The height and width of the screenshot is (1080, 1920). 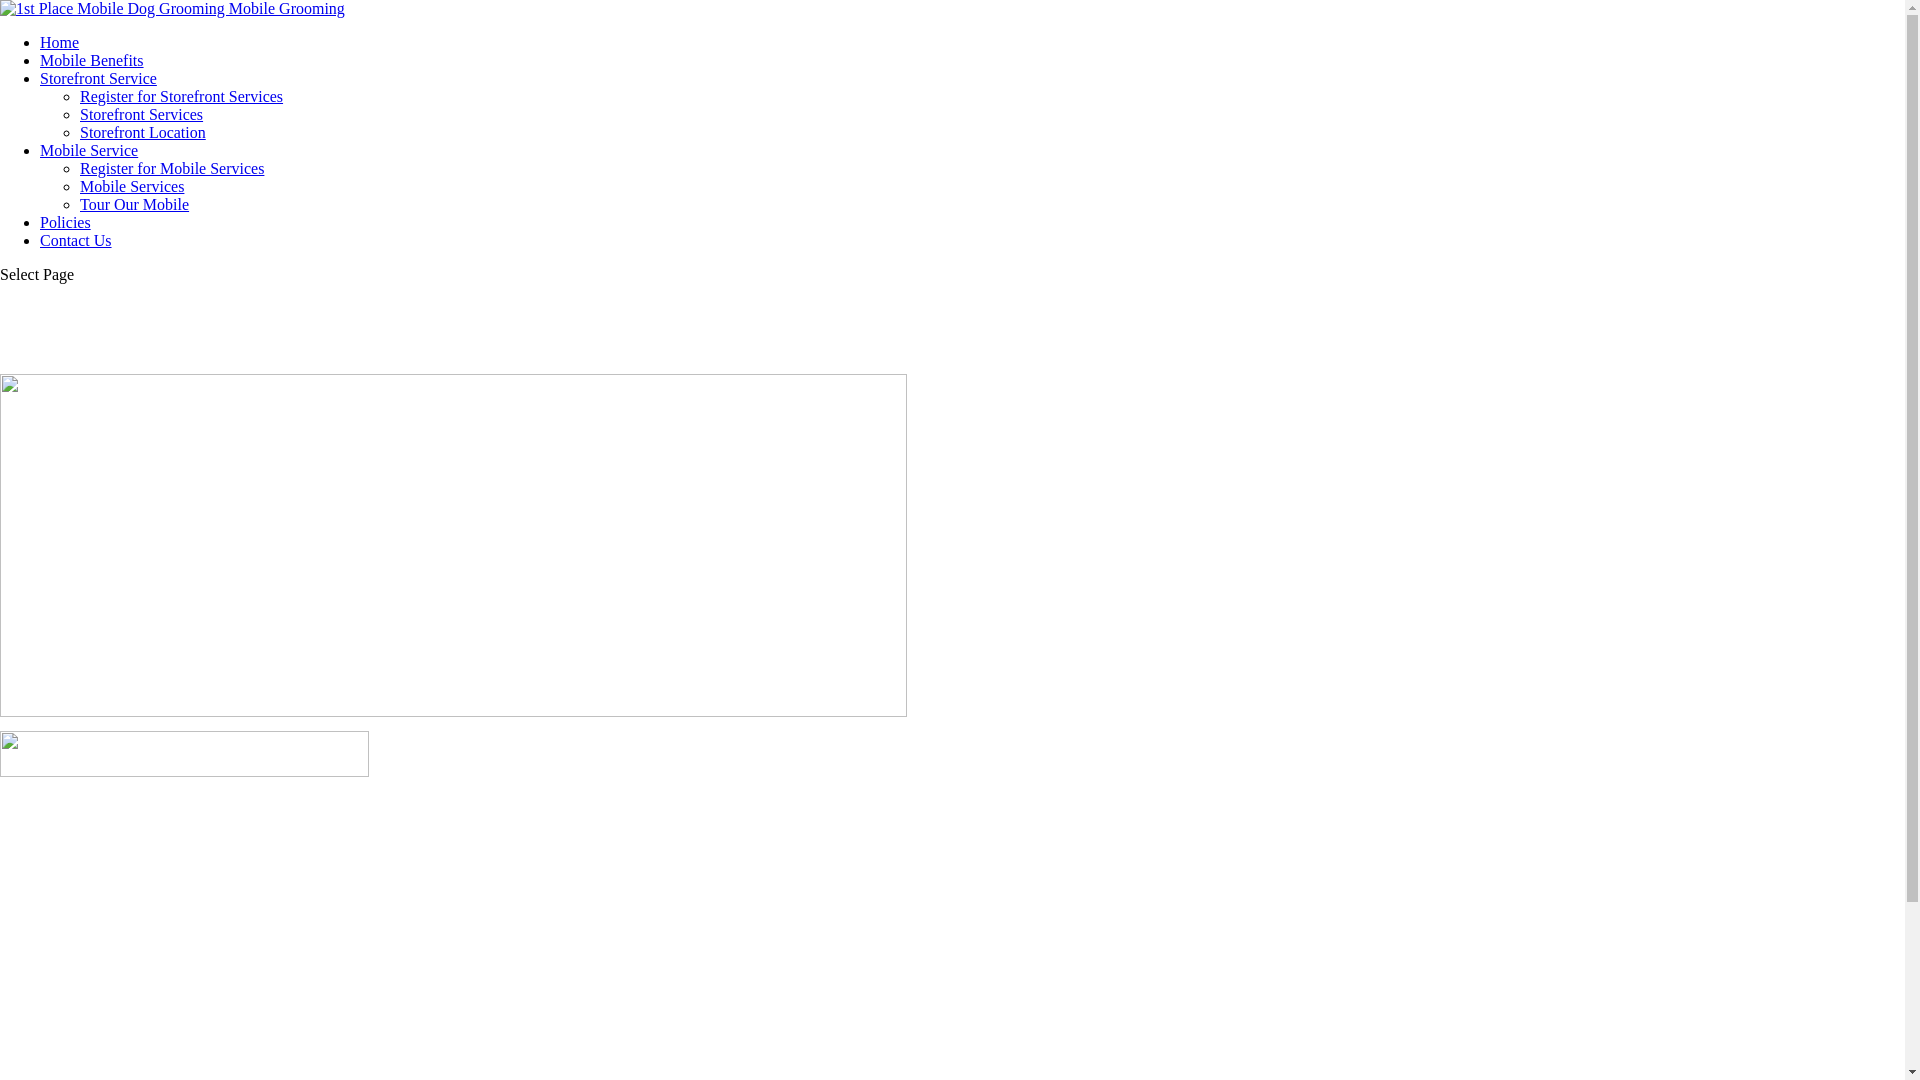 What do you see at coordinates (140, 114) in the screenshot?
I see `'Storefront Services'` at bounding box center [140, 114].